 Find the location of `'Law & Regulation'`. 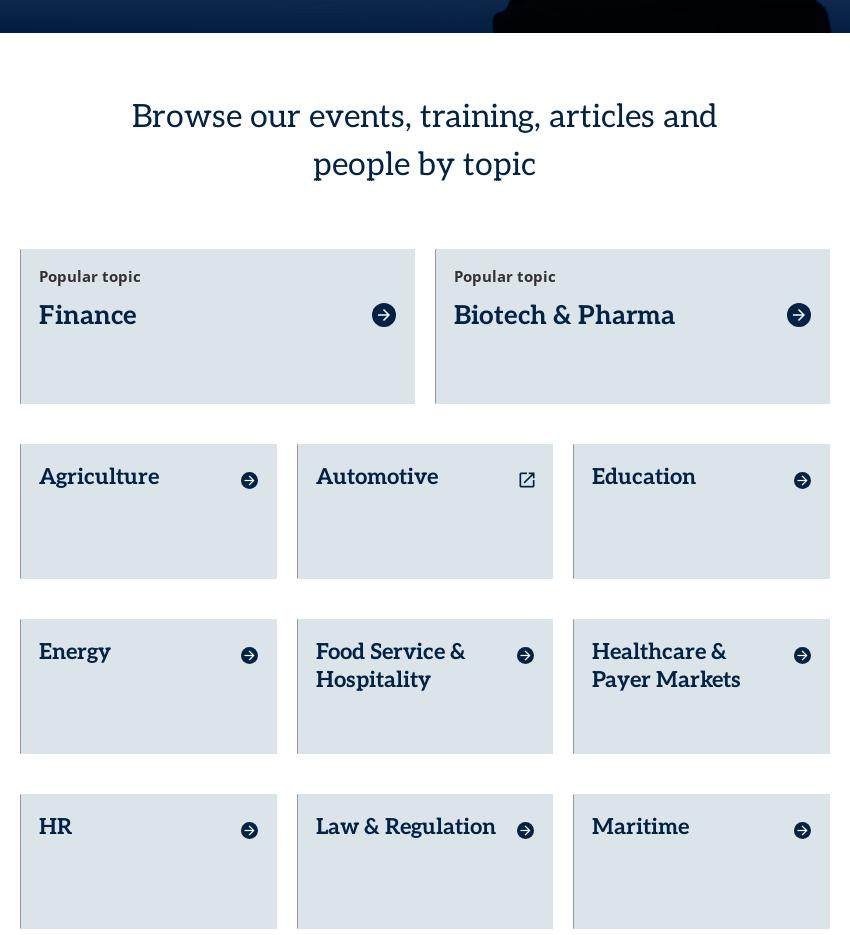

'Law & Regulation' is located at coordinates (405, 791).